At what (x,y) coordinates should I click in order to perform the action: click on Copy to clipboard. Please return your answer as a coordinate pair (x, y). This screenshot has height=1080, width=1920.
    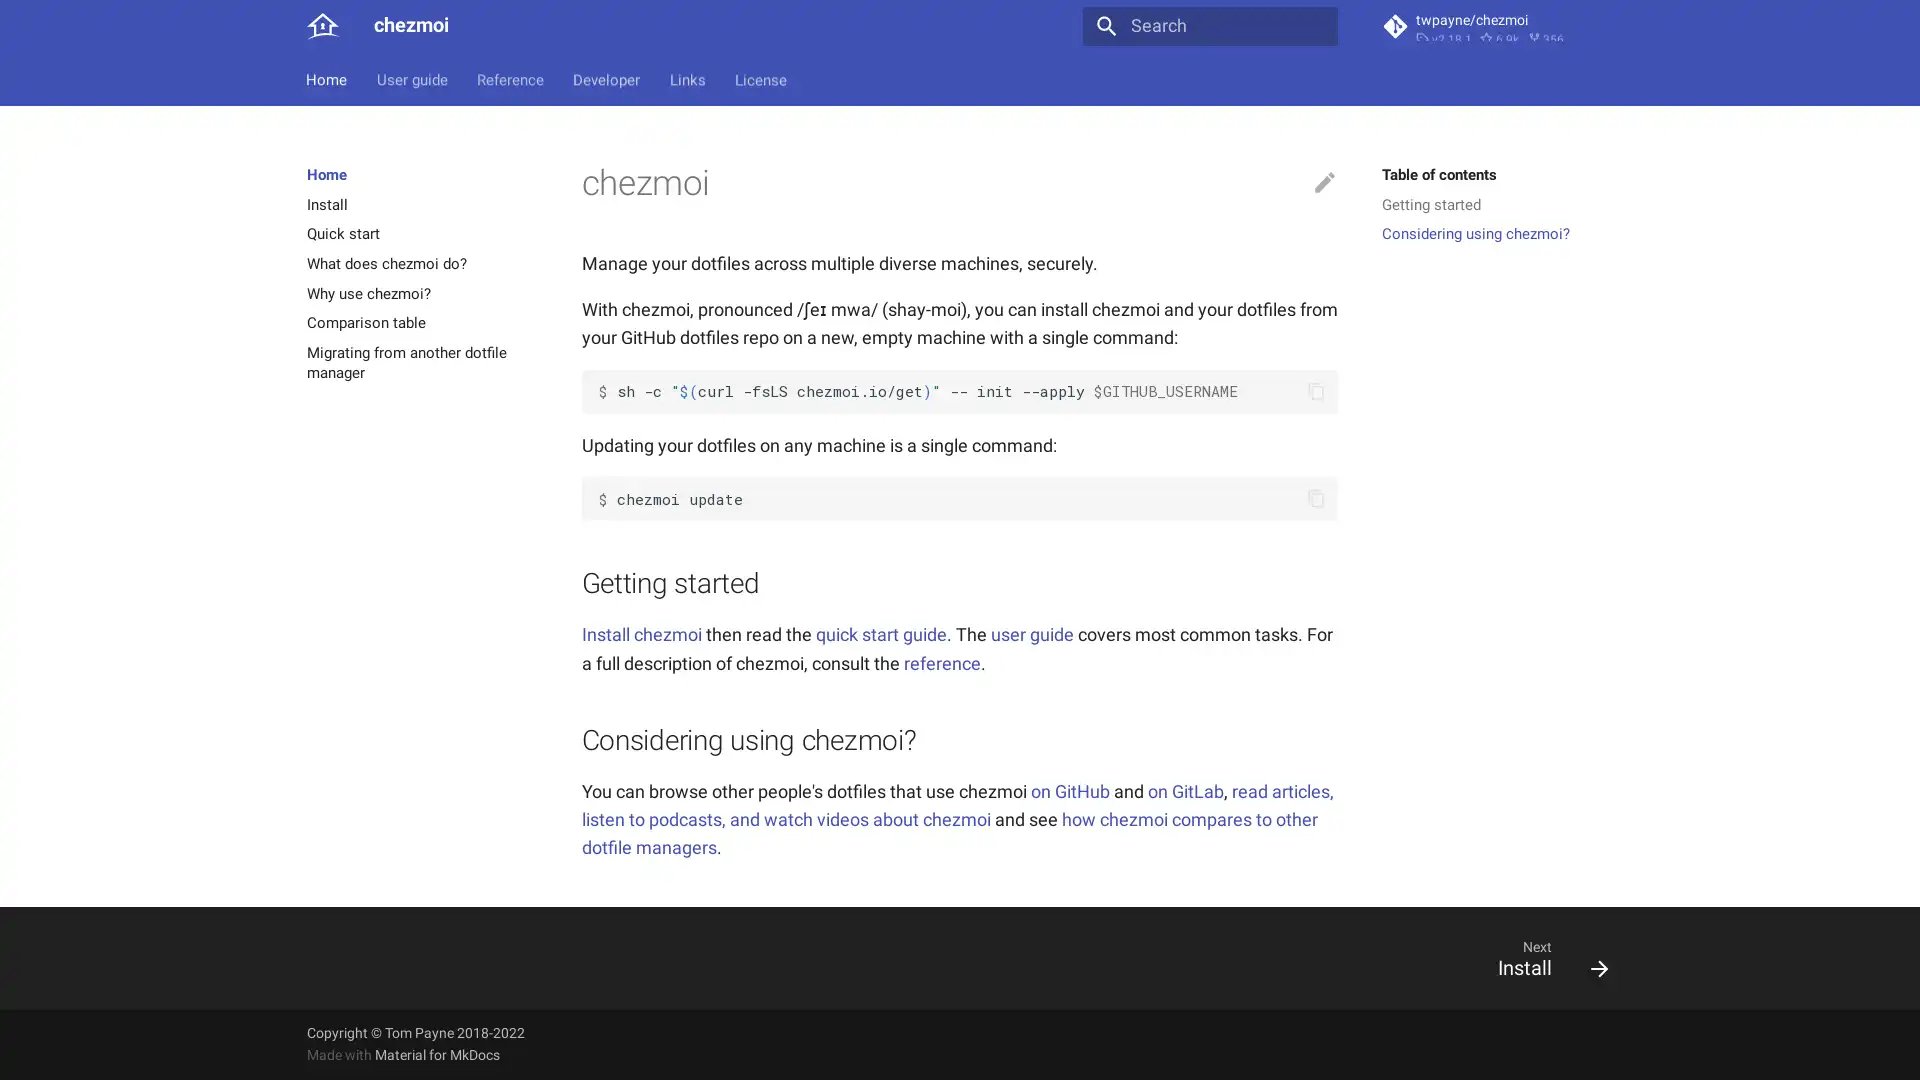
    Looking at the image, I should click on (1315, 391).